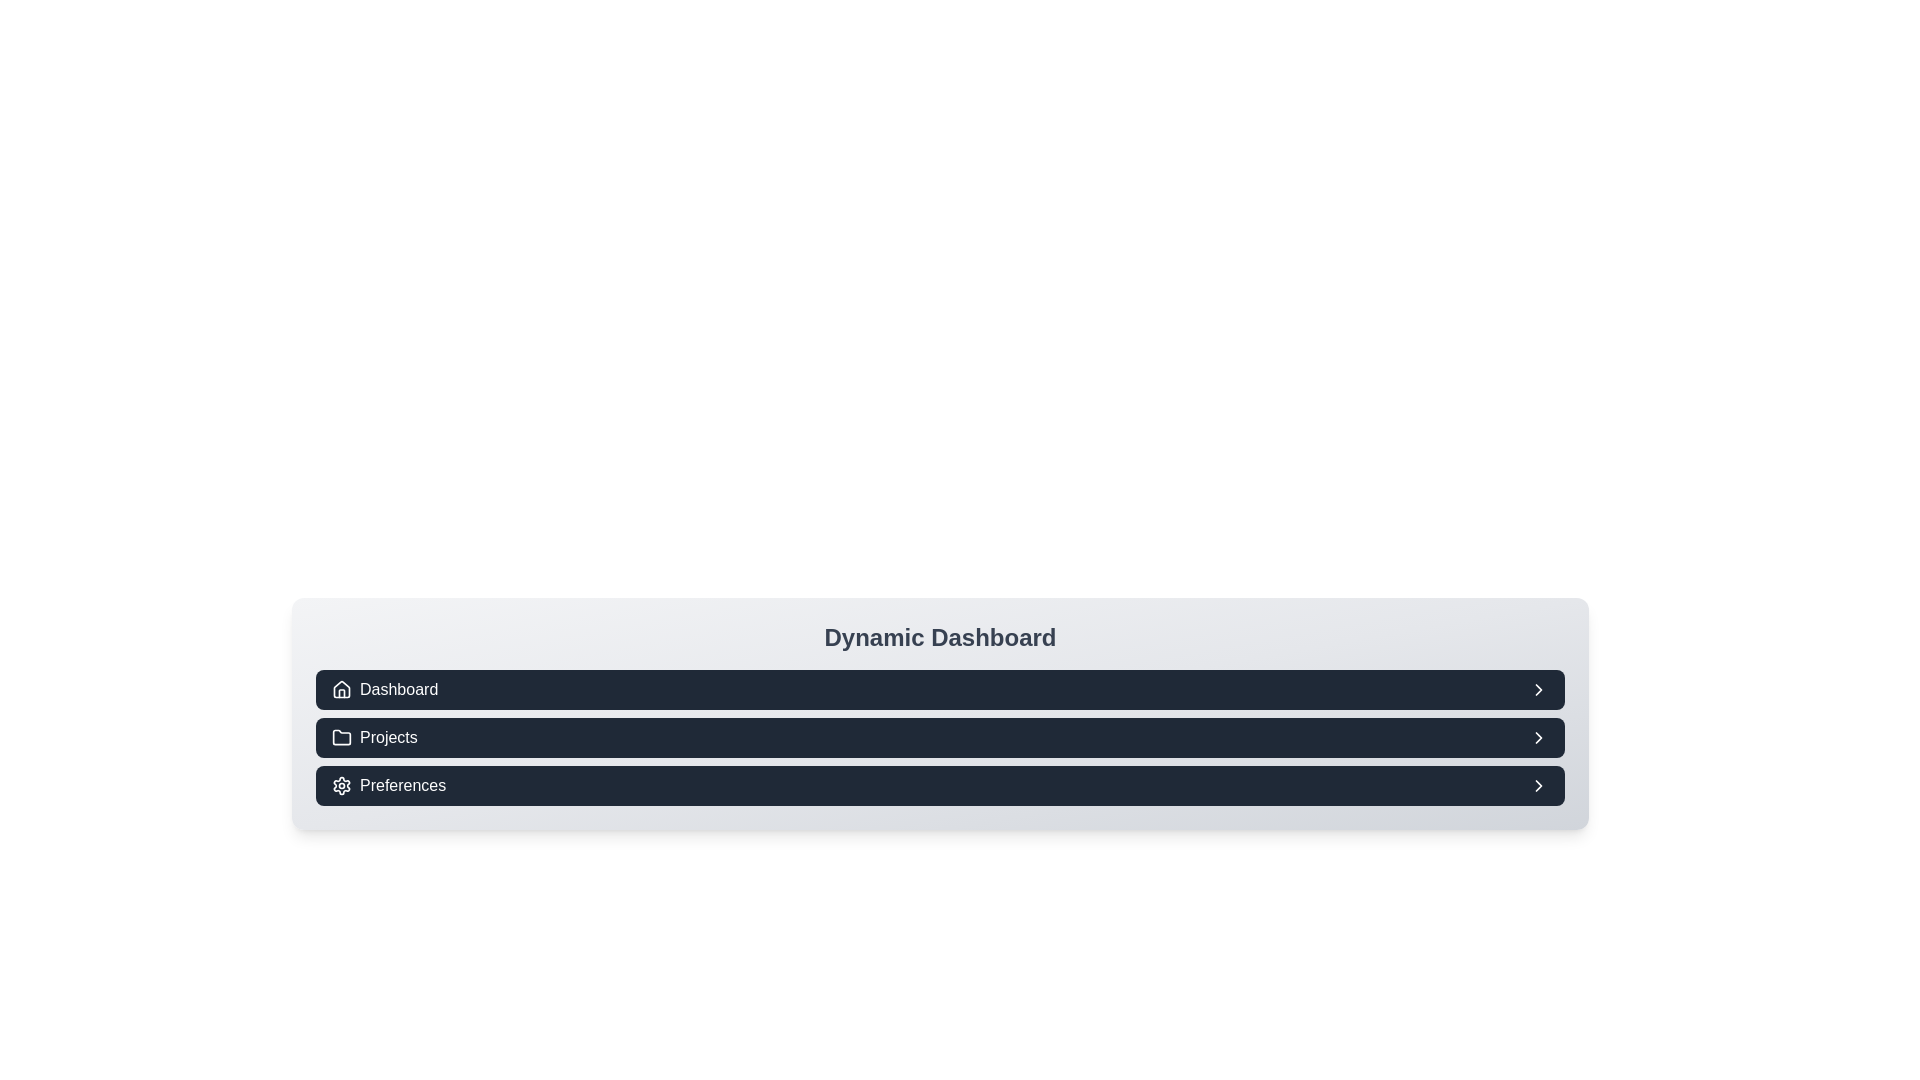 The image size is (1920, 1080). I want to click on the rightward chevron SVG icon located at the far right of the 'Preferences' row, so click(1538, 785).